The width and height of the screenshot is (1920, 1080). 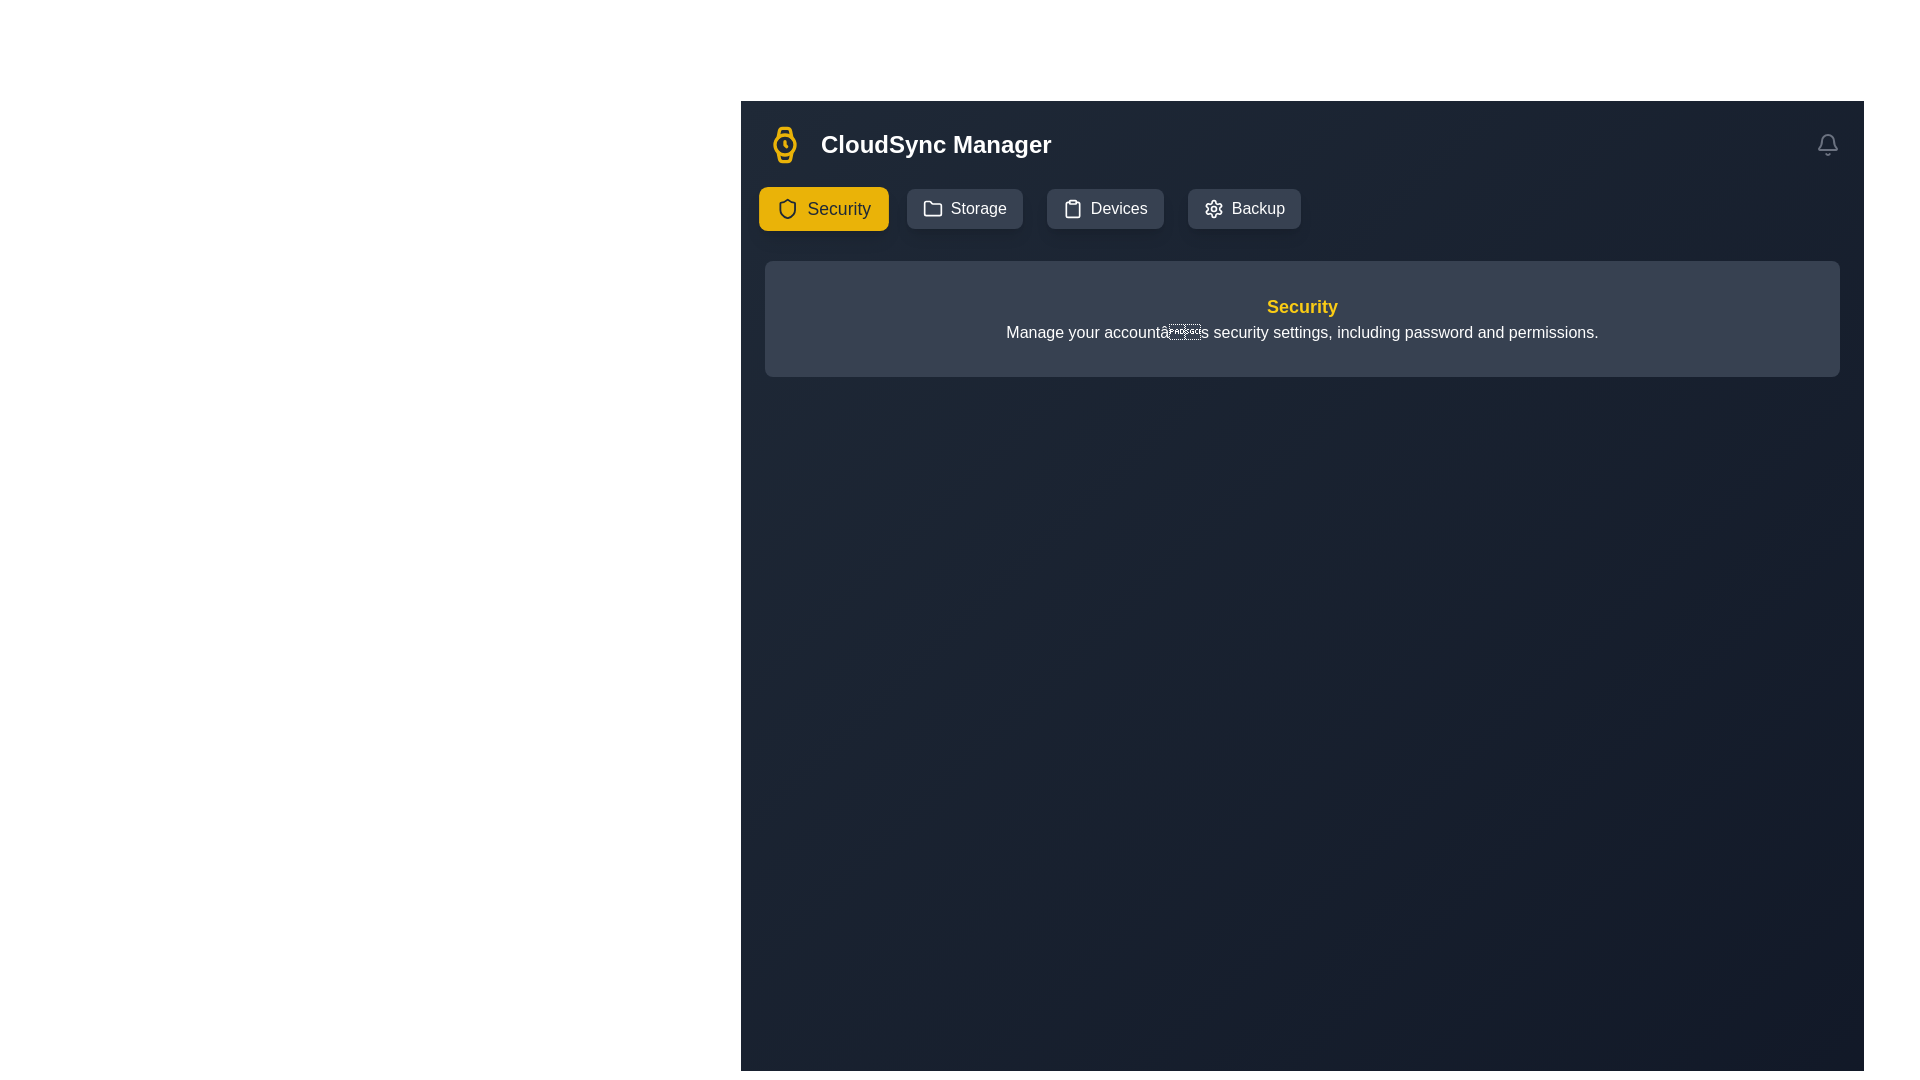 What do you see at coordinates (1302, 208) in the screenshot?
I see `the item in the Horizontal Navigation Bar located beneath the title 'CloudSync Manager'` at bounding box center [1302, 208].